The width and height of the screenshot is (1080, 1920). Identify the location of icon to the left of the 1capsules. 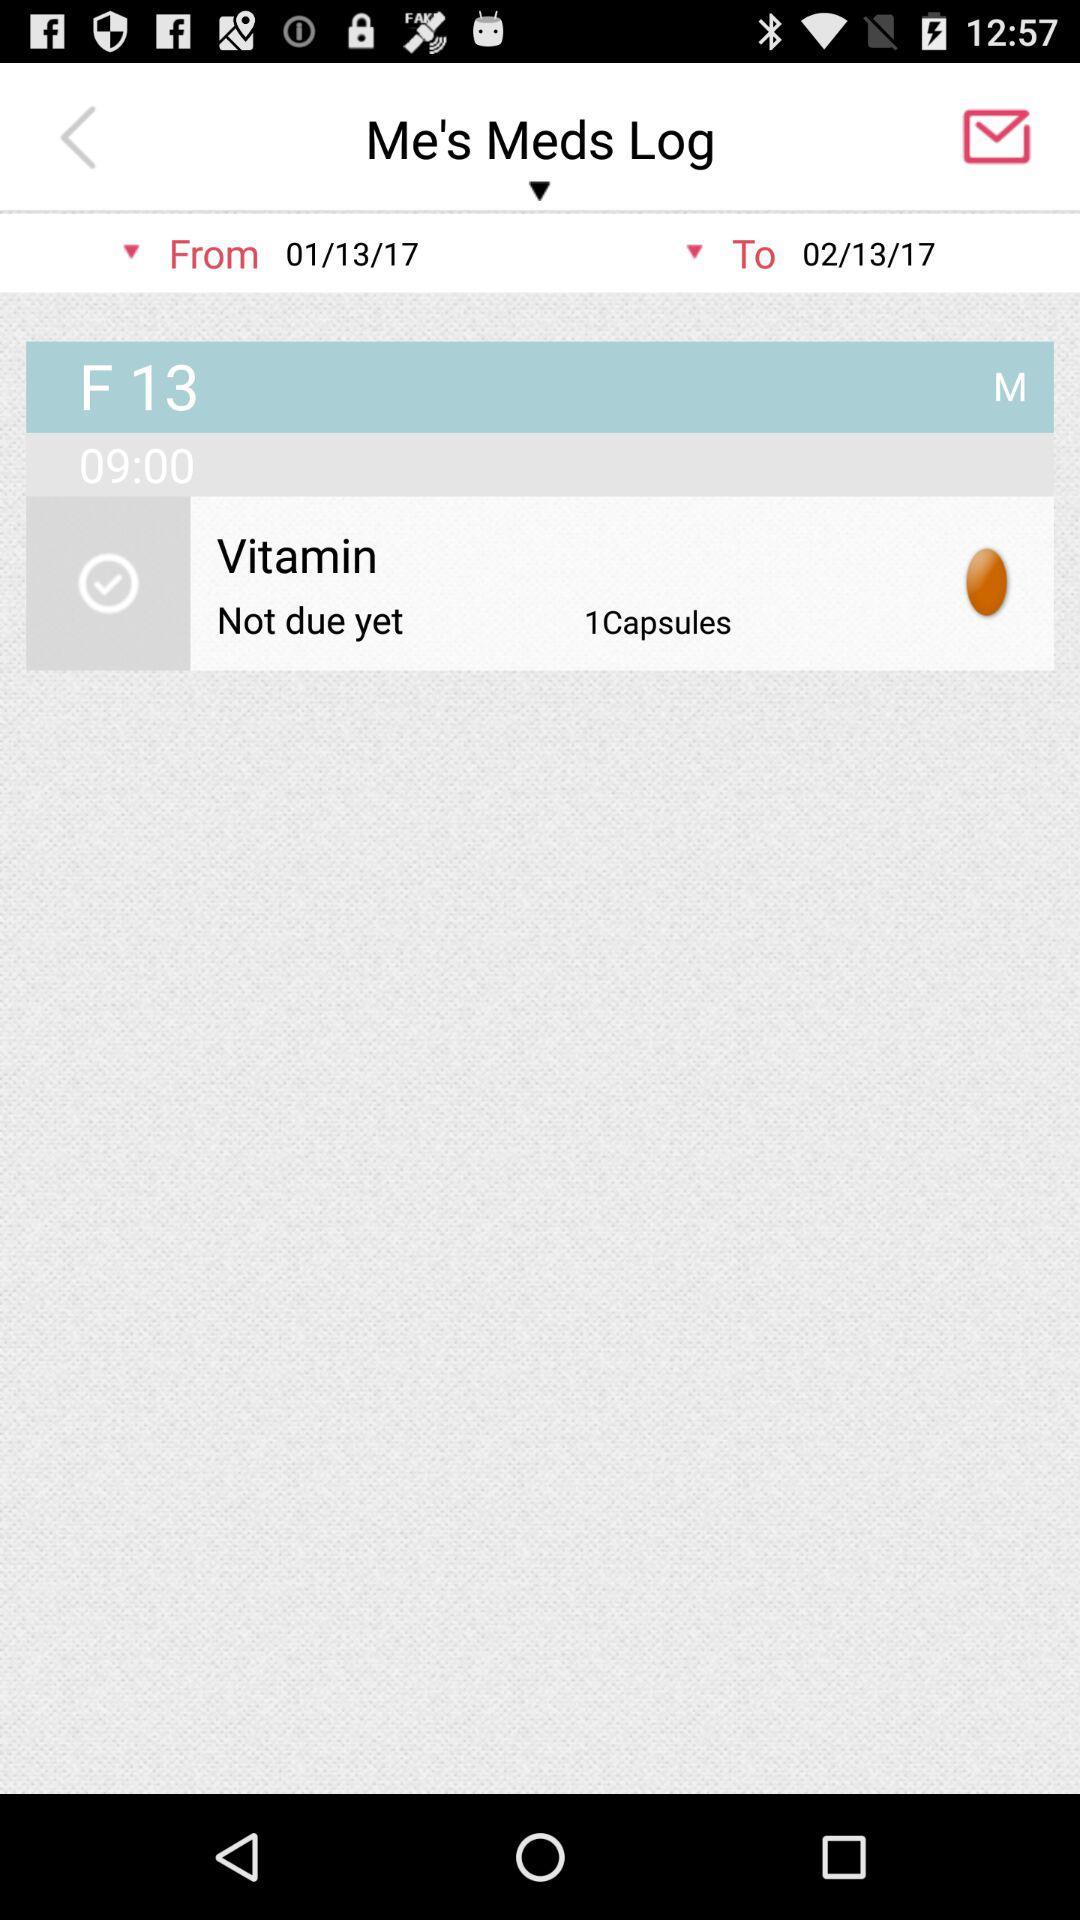
(310, 618).